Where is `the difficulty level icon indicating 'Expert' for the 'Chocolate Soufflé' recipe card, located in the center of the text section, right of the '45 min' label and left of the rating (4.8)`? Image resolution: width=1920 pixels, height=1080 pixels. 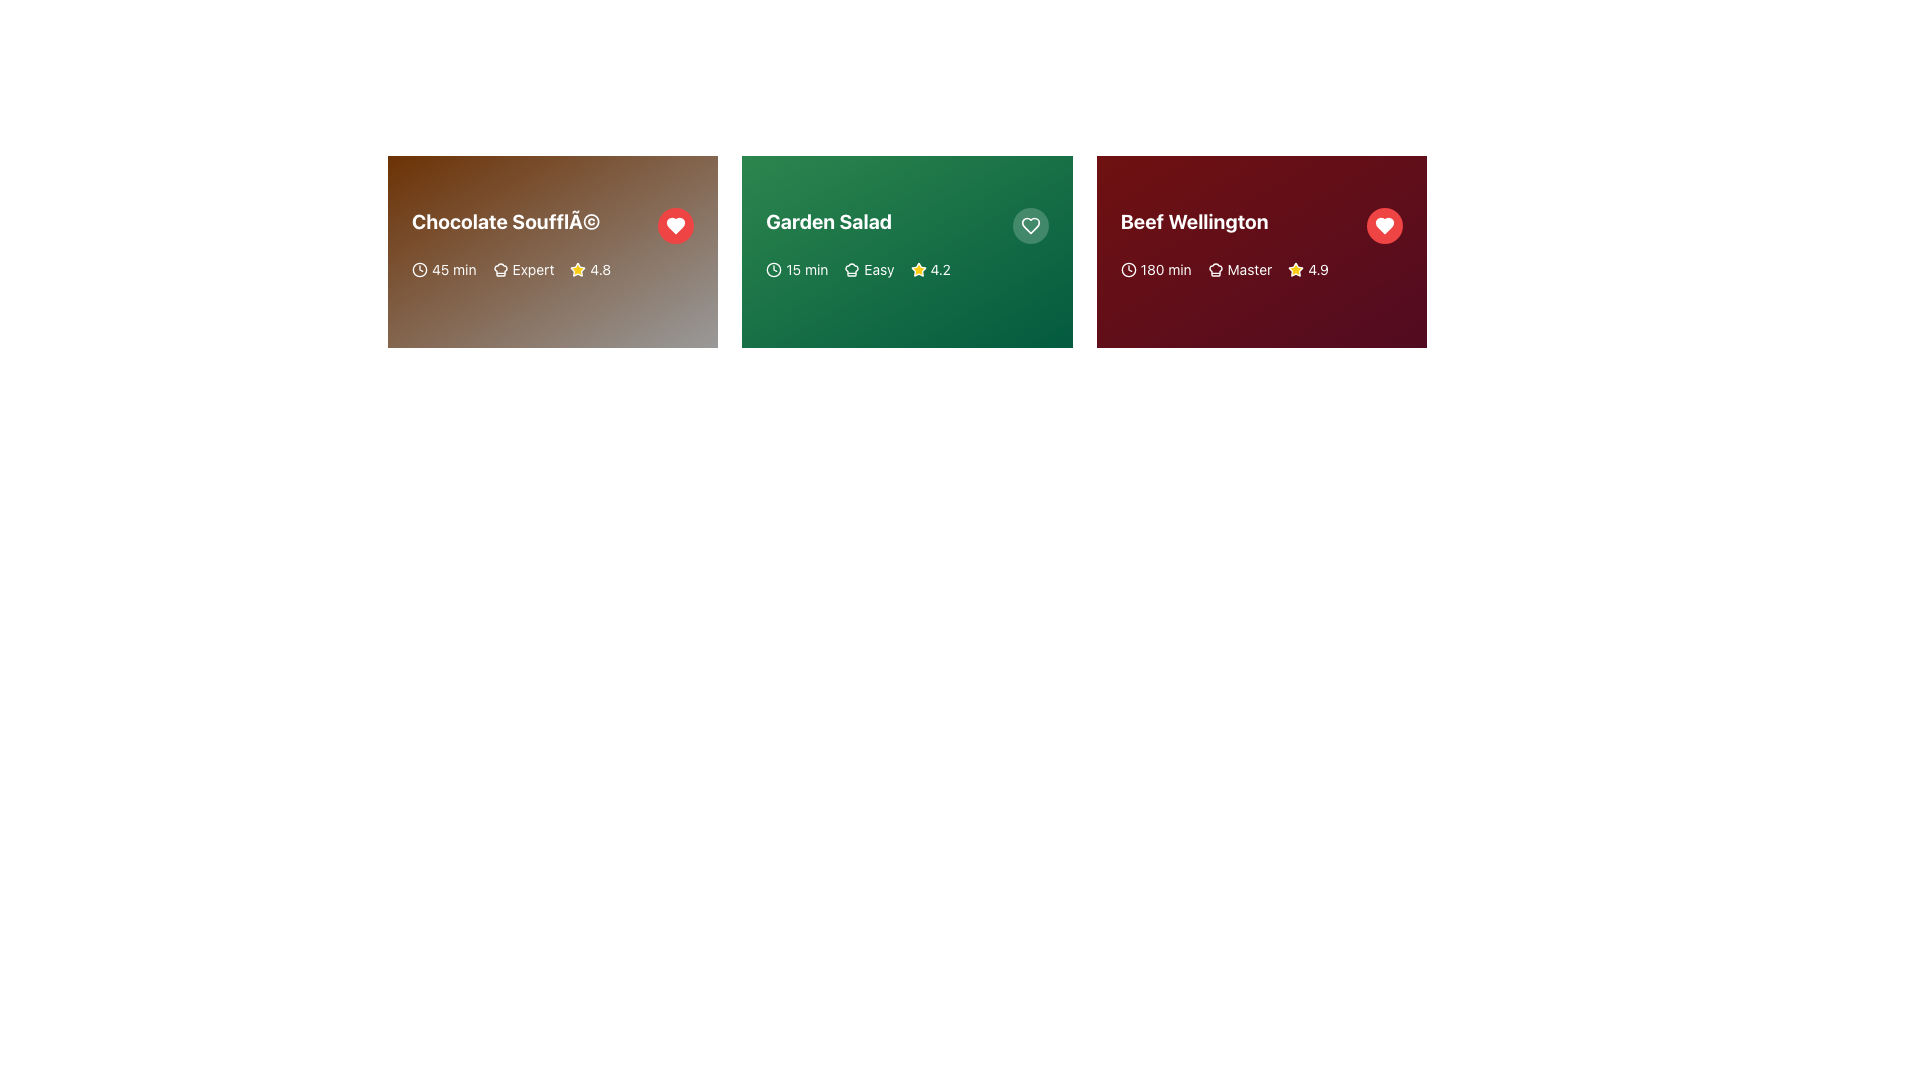 the difficulty level icon indicating 'Expert' for the 'Chocolate Soufflé' recipe card, located in the center of the text section, right of the '45 min' label and left of the rating (4.8) is located at coordinates (523, 270).